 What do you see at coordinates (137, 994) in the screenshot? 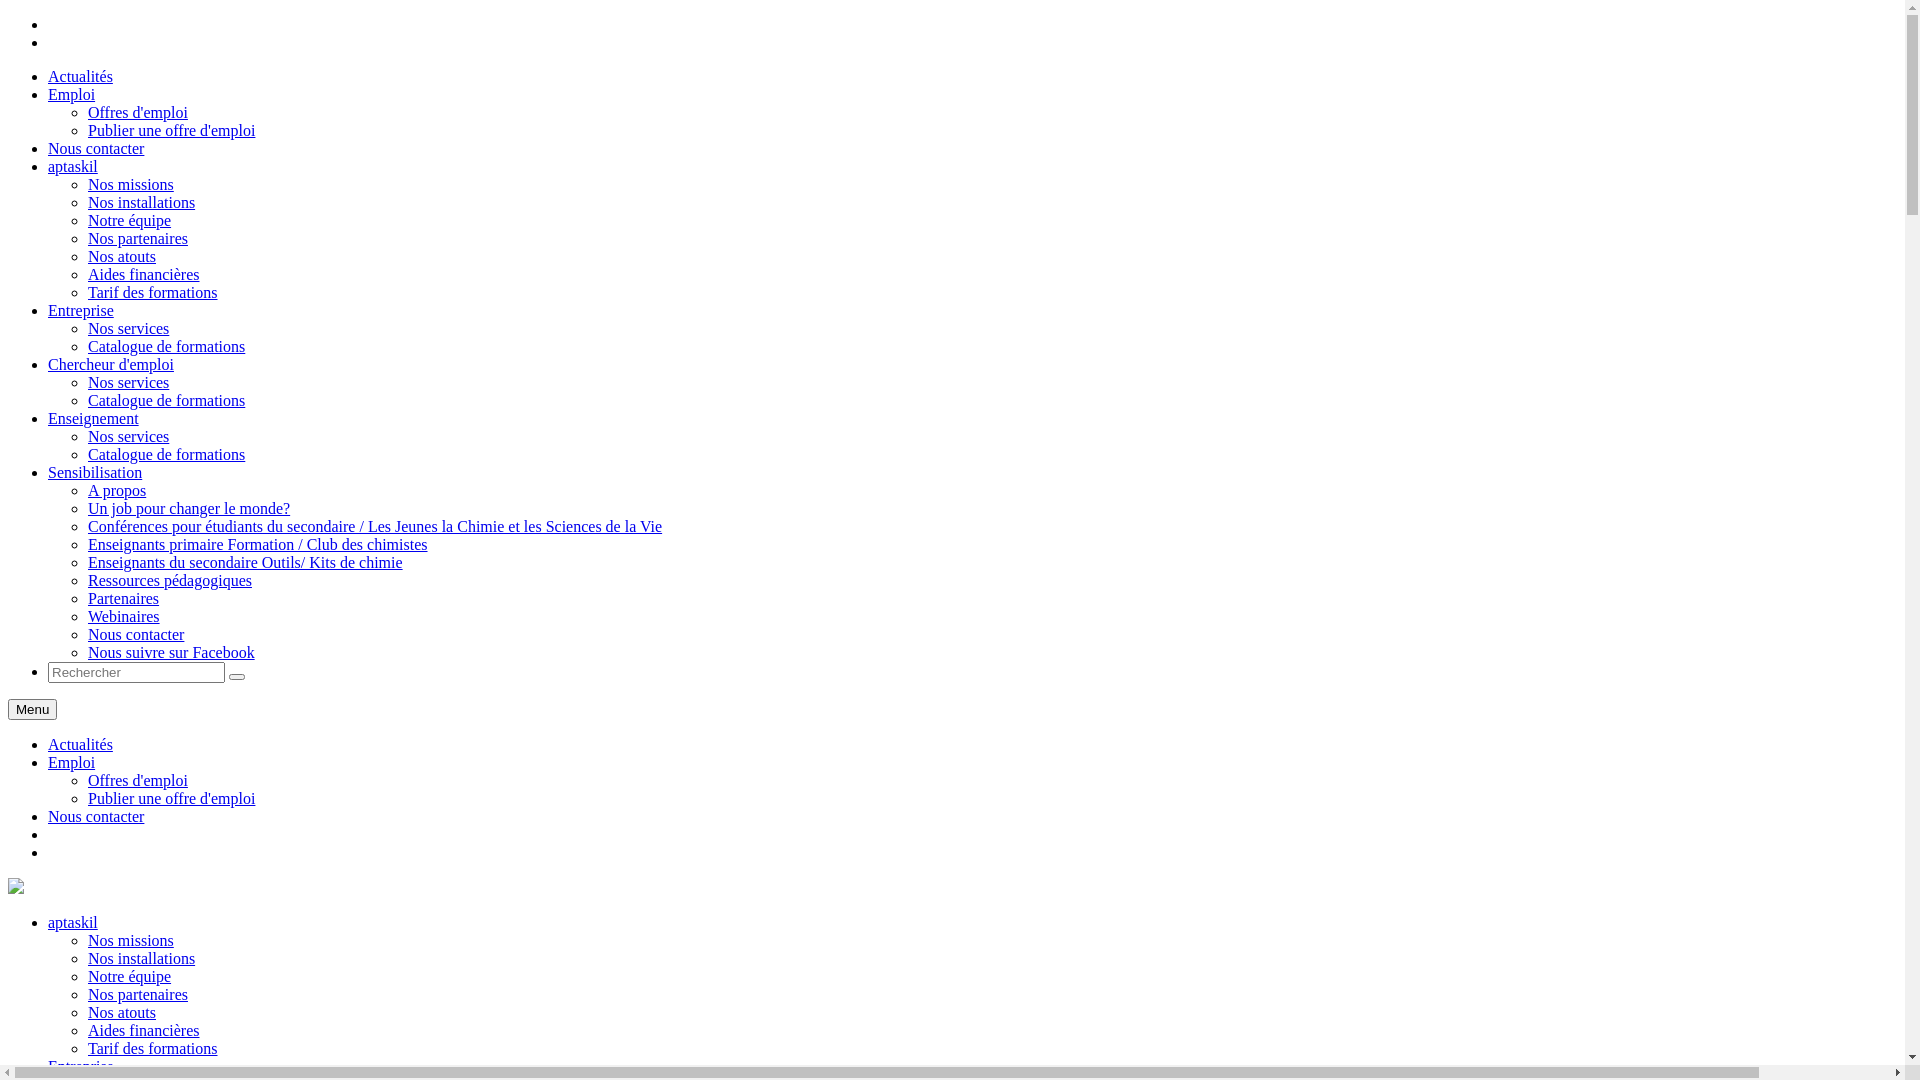
I see `'Nos partenaires'` at bounding box center [137, 994].